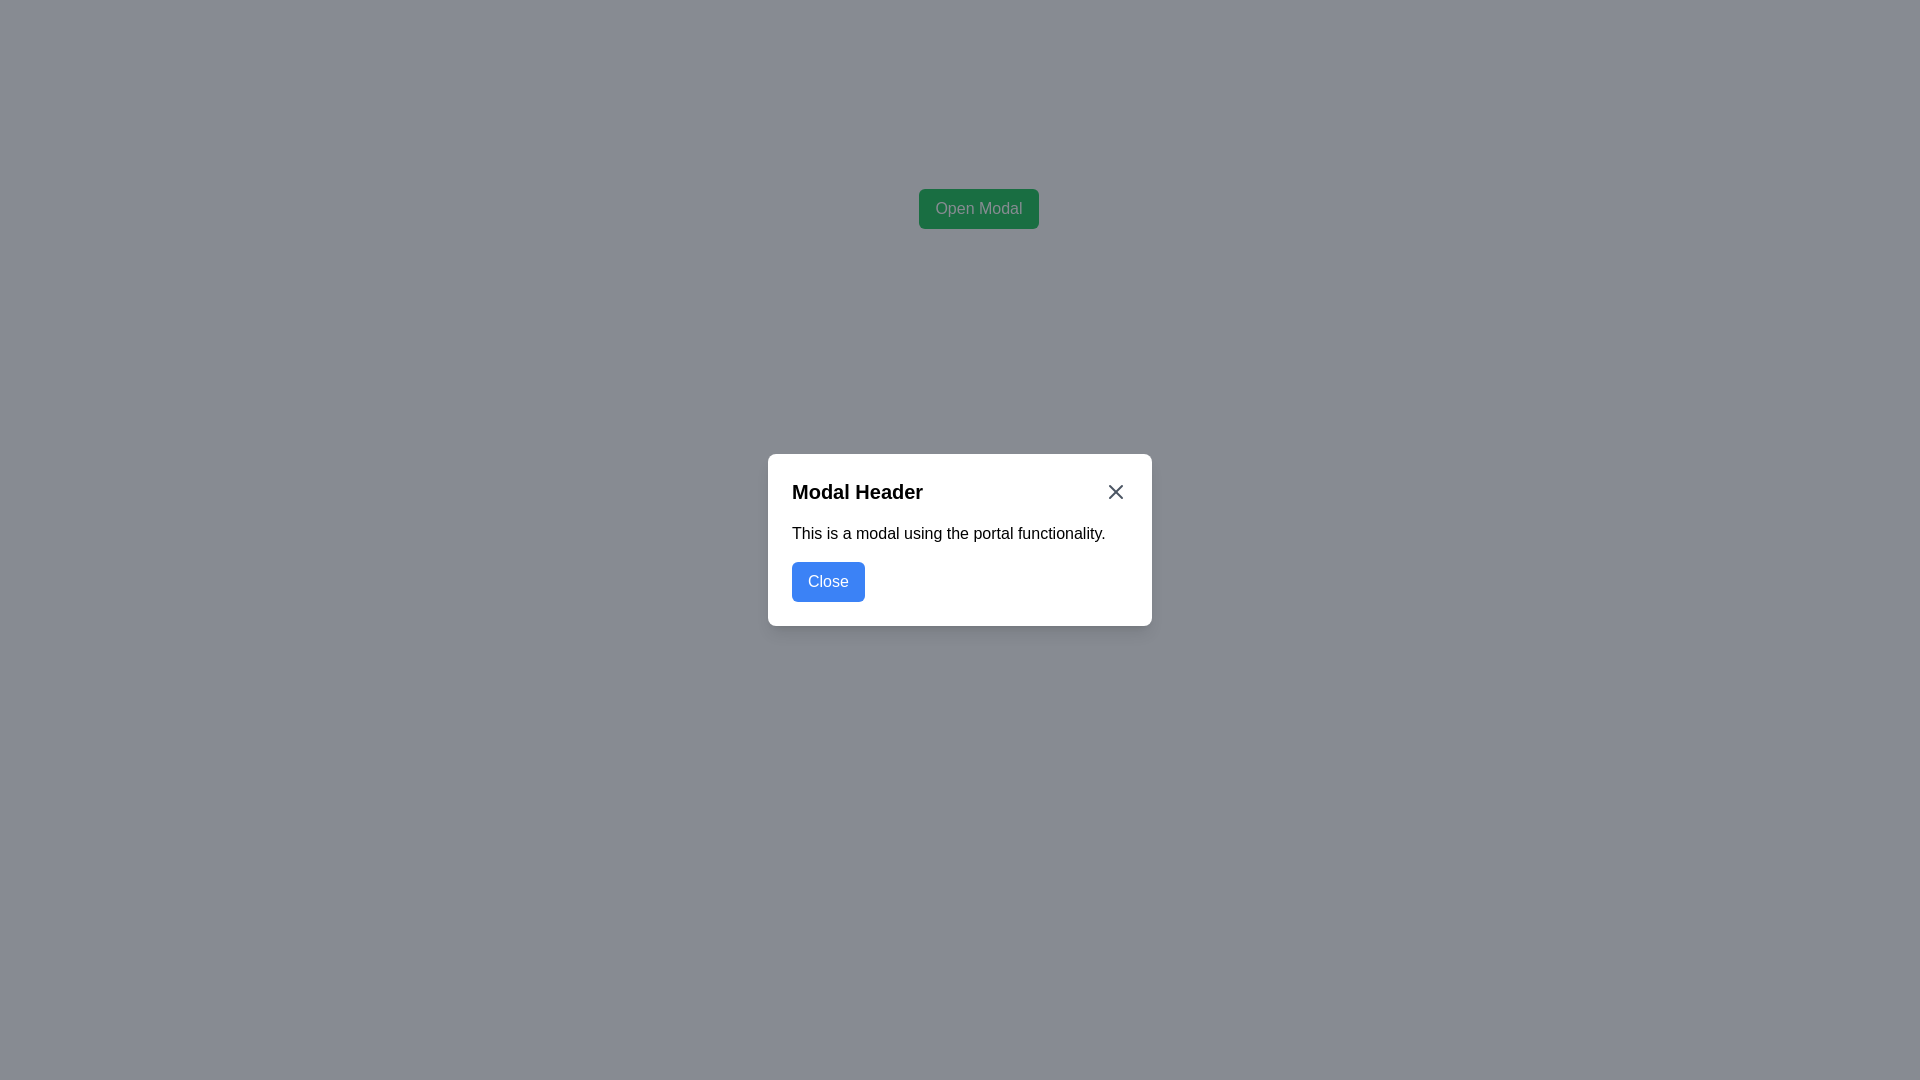  I want to click on the button with a green background and text 'Open Modal', so click(979, 208).